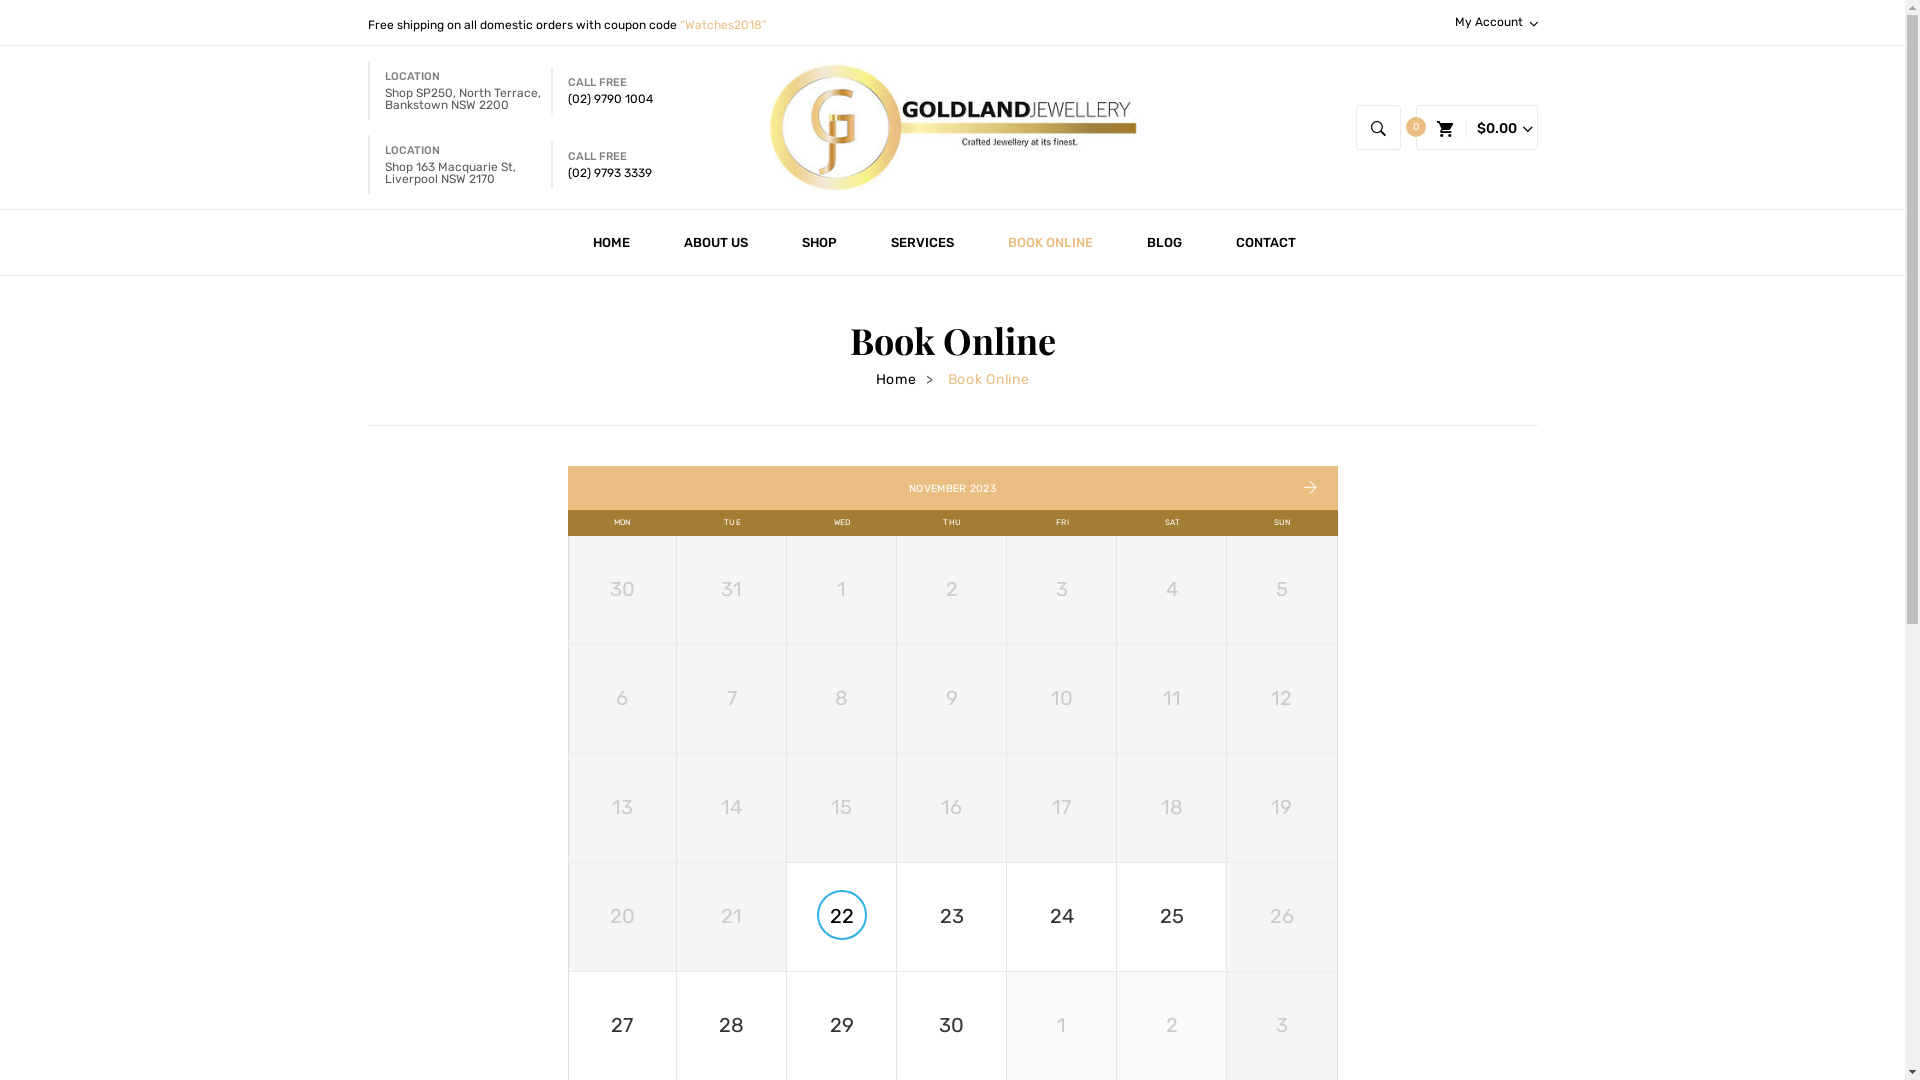  What do you see at coordinates (608, 172) in the screenshot?
I see `'(02) 9793 3339'` at bounding box center [608, 172].